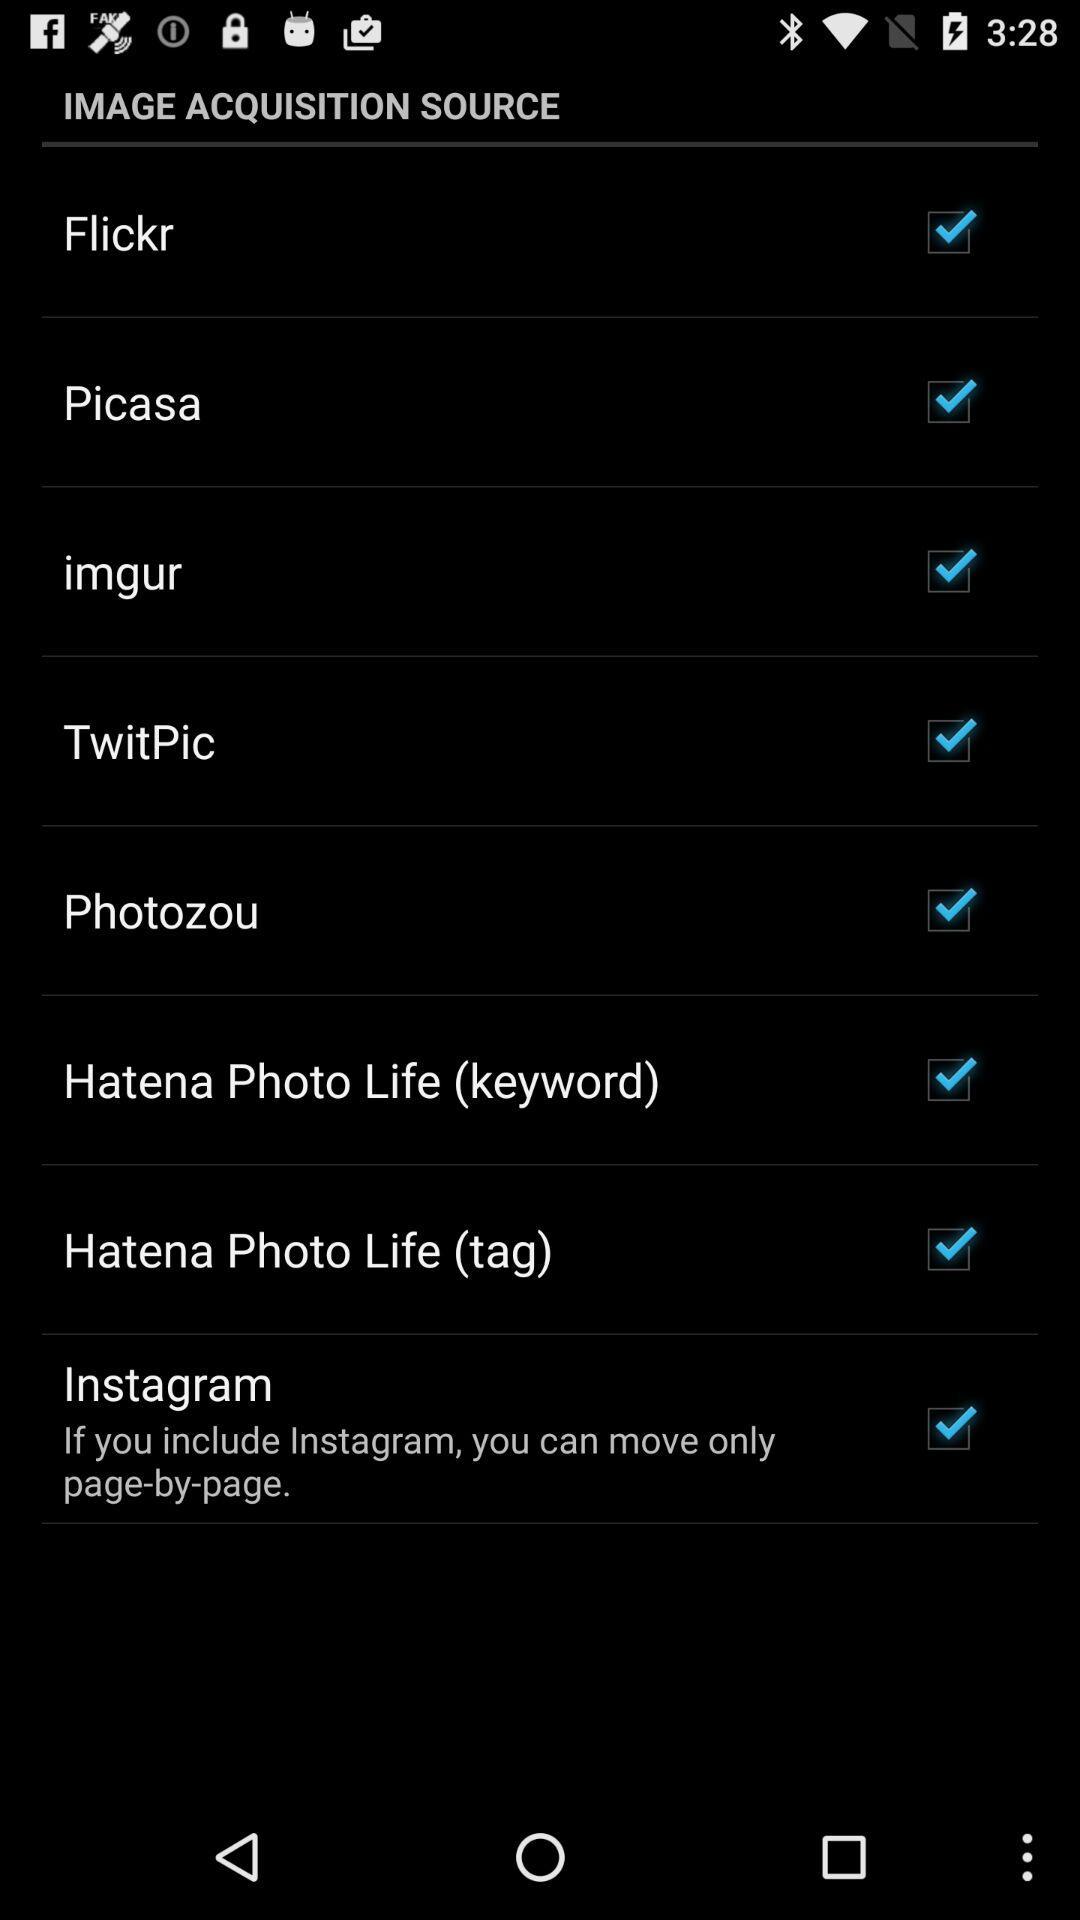  I want to click on the flickr icon, so click(118, 232).